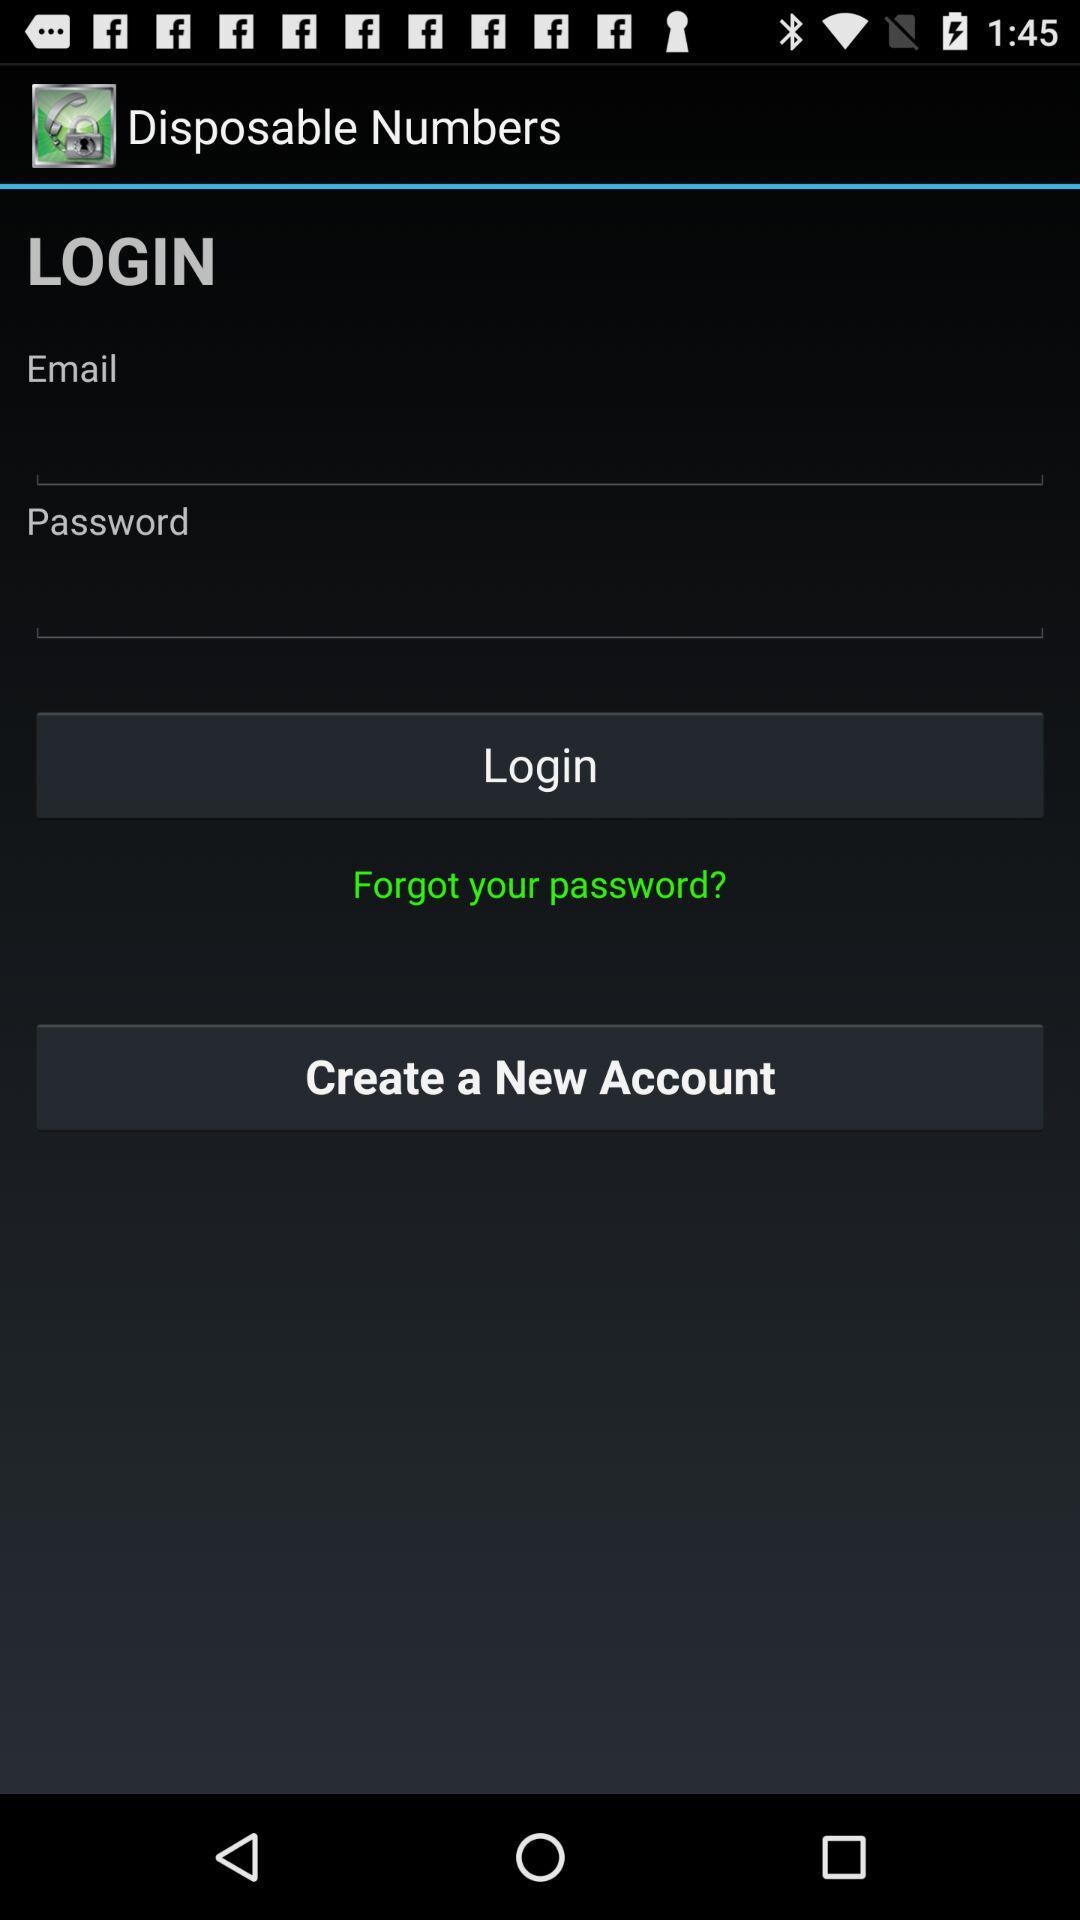 This screenshot has width=1080, height=1920. Describe the element at coordinates (538, 882) in the screenshot. I see `forgot your password? icon` at that location.